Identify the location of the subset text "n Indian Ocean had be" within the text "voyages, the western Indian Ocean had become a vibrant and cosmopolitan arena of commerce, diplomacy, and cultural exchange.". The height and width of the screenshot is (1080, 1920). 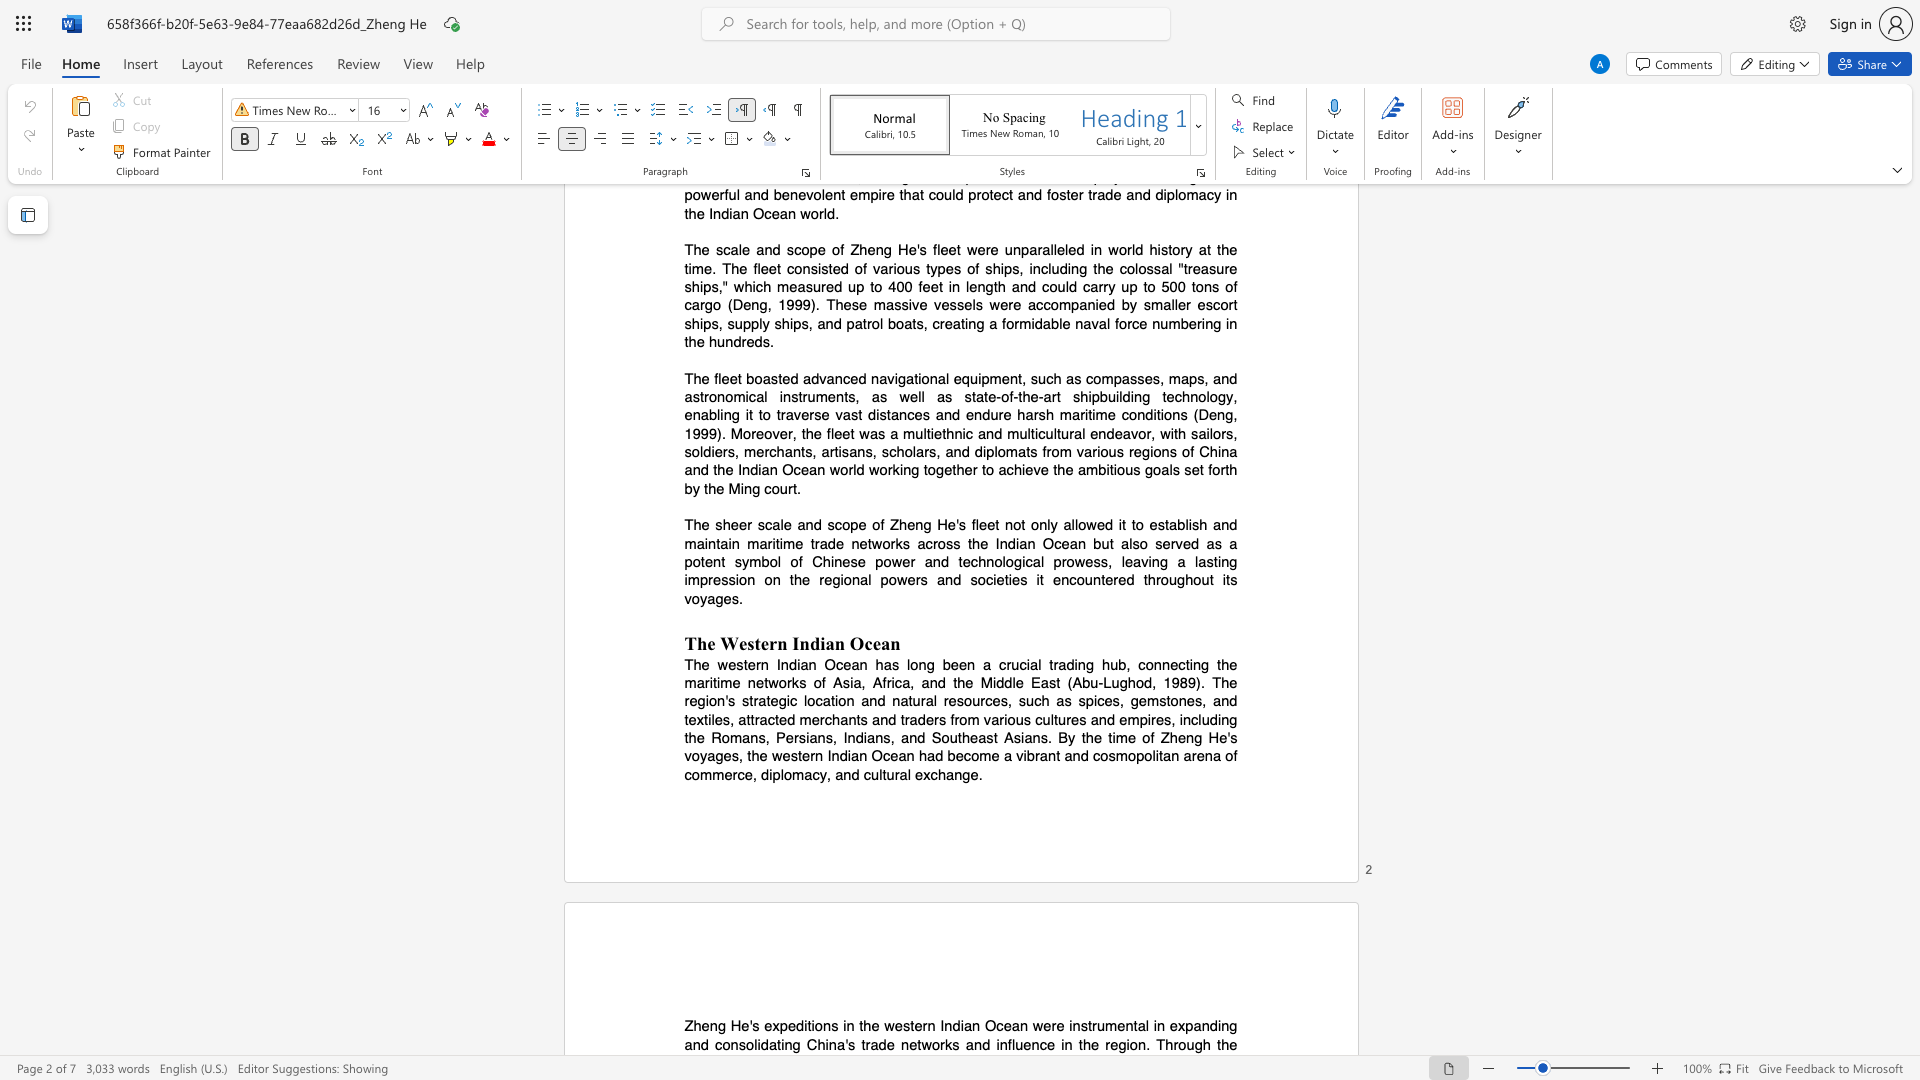
(815, 756).